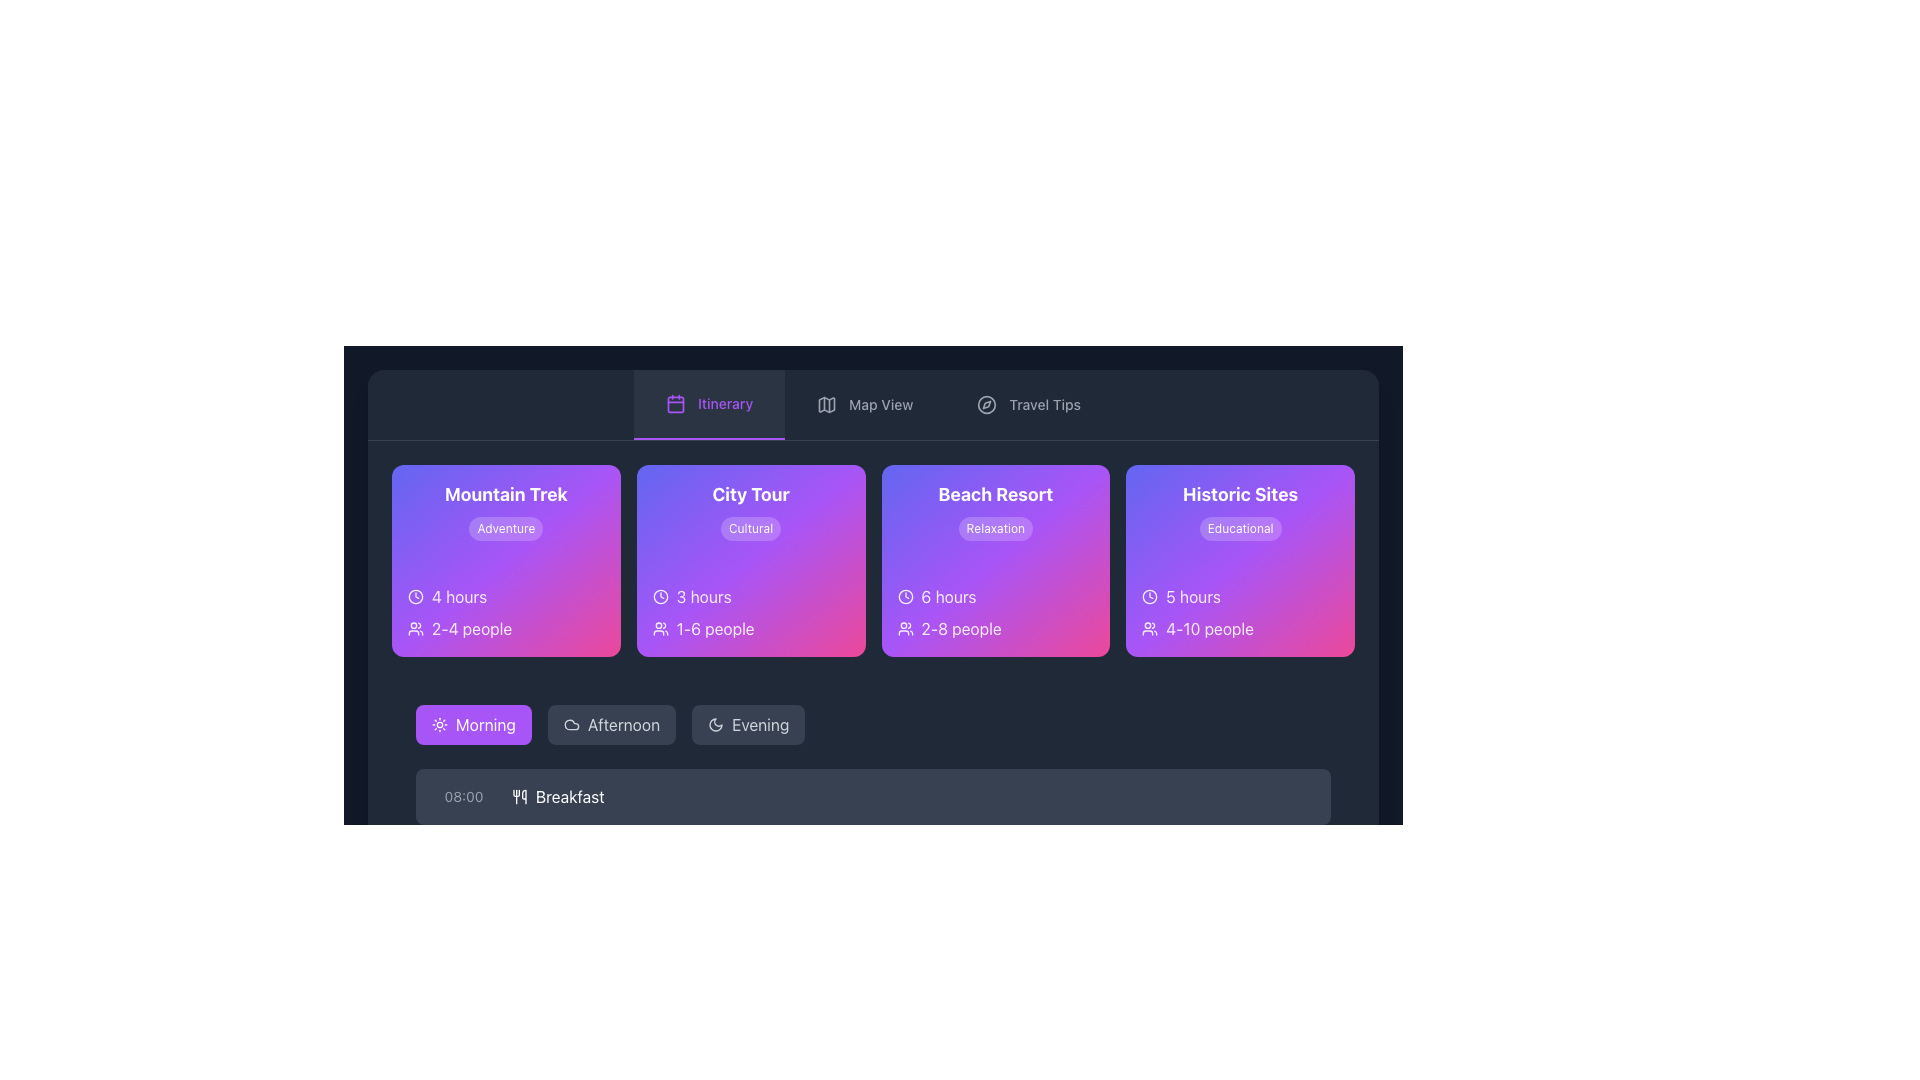 The width and height of the screenshot is (1920, 1080). What do you see at coordinates (873, 405) in the screenshot?
I see `the second tab in the Tab Navigation, which allows switching between 'Itinerary', 'Map View', and 'Travel Tips'` at bounding box center [873, 405].